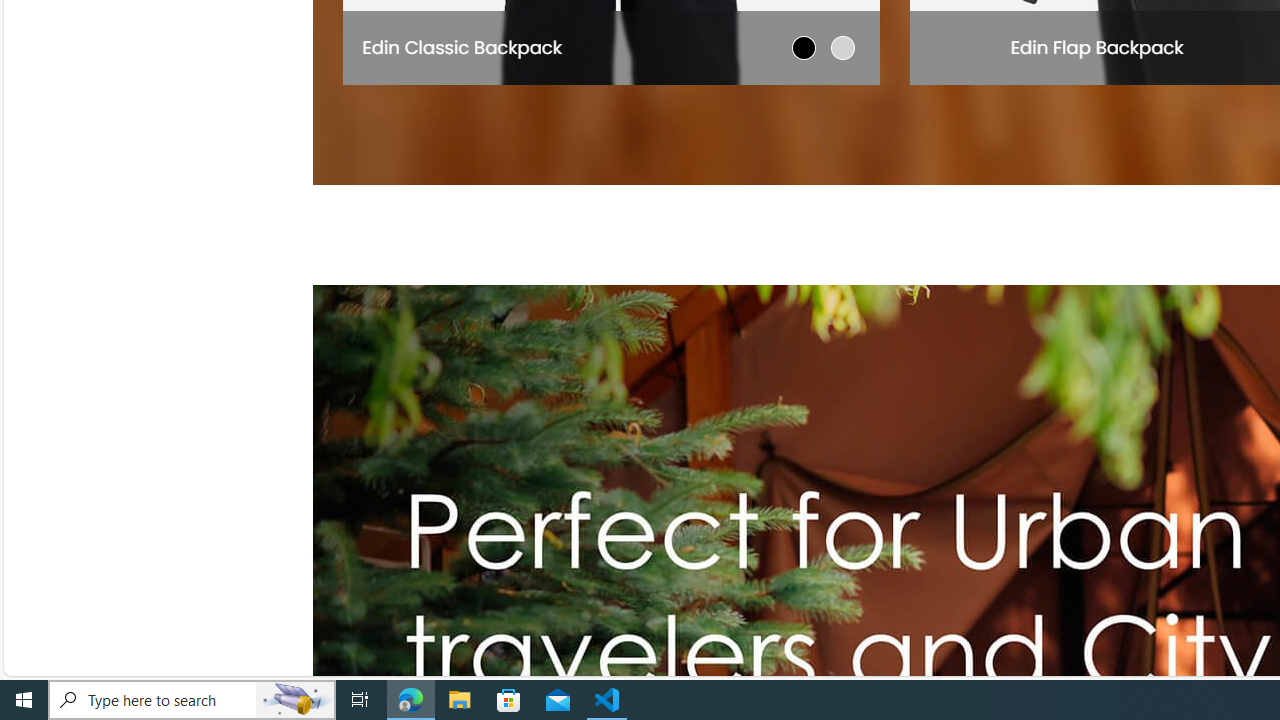 The width and height of the screenshot is (1280, 720). I want to click on 'Start', so click(24, 698).